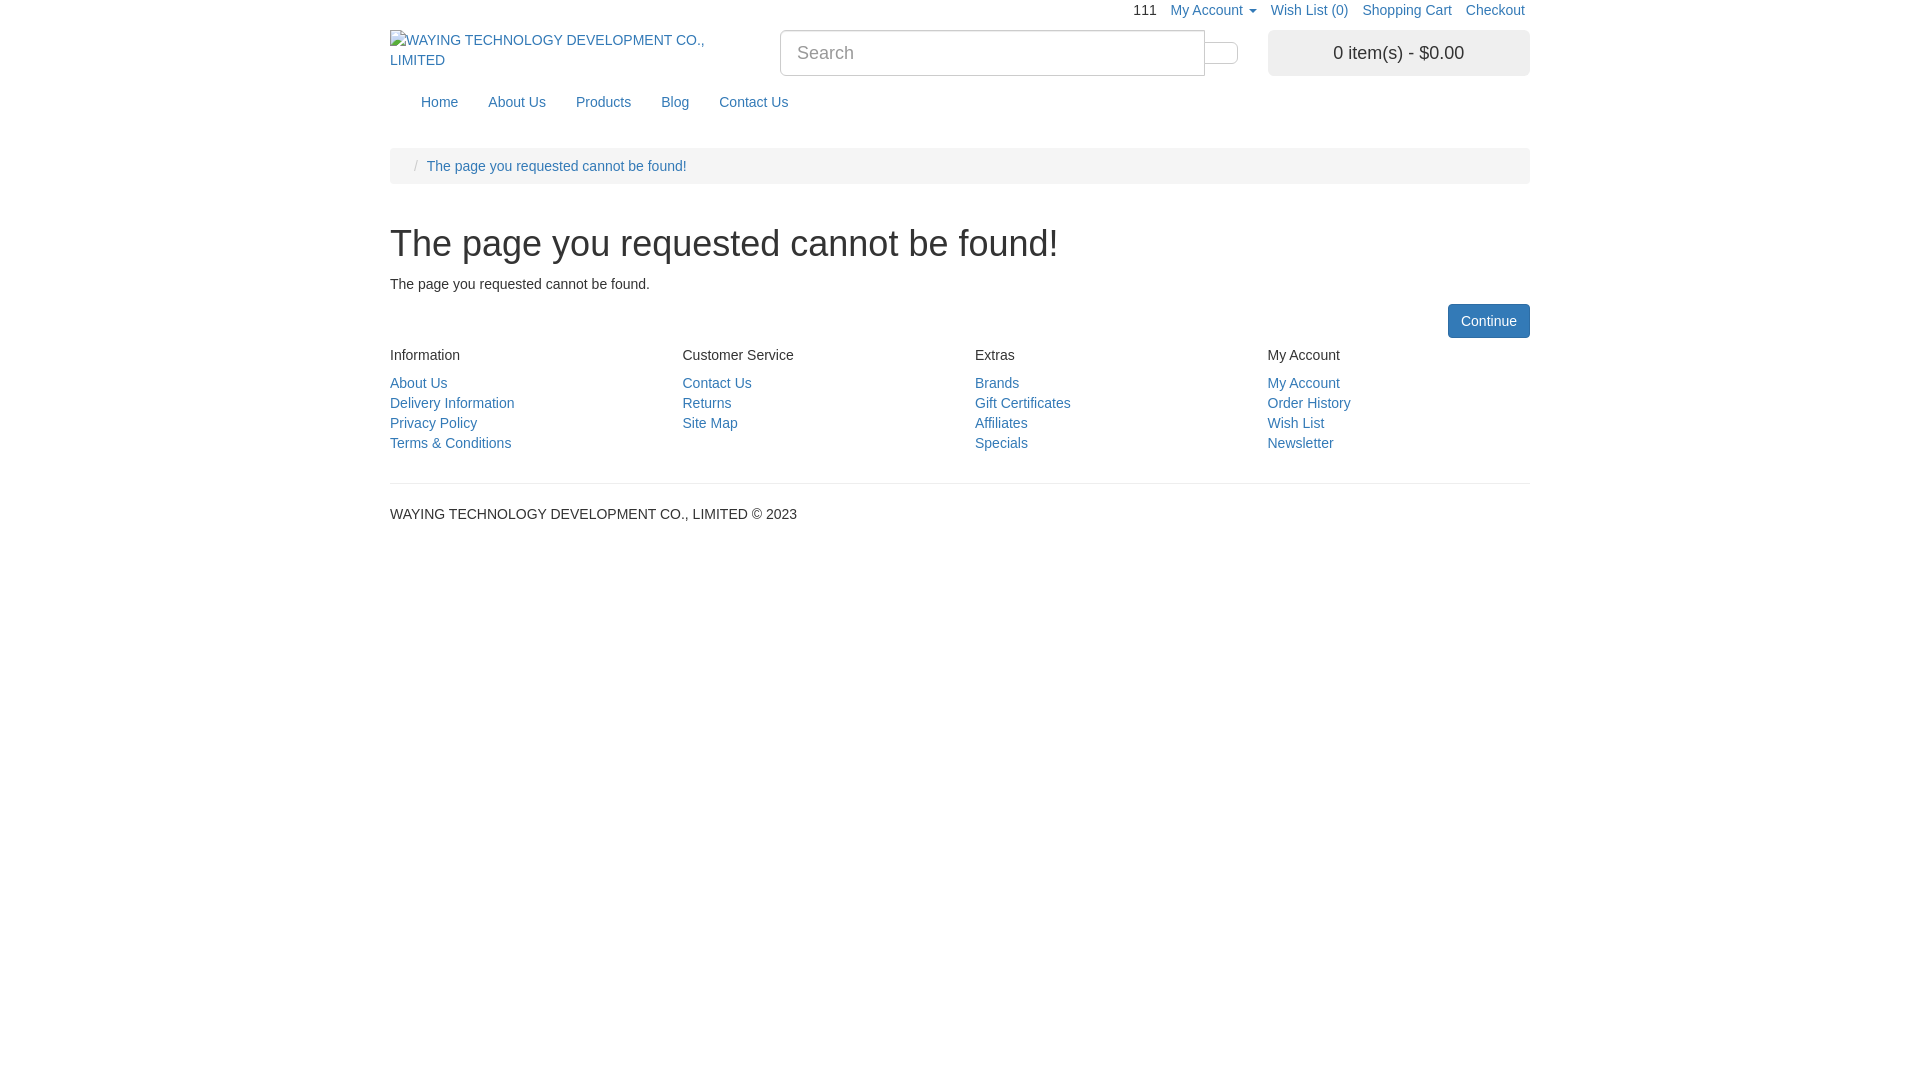  I want to click on 'Products', so click(560, 101).